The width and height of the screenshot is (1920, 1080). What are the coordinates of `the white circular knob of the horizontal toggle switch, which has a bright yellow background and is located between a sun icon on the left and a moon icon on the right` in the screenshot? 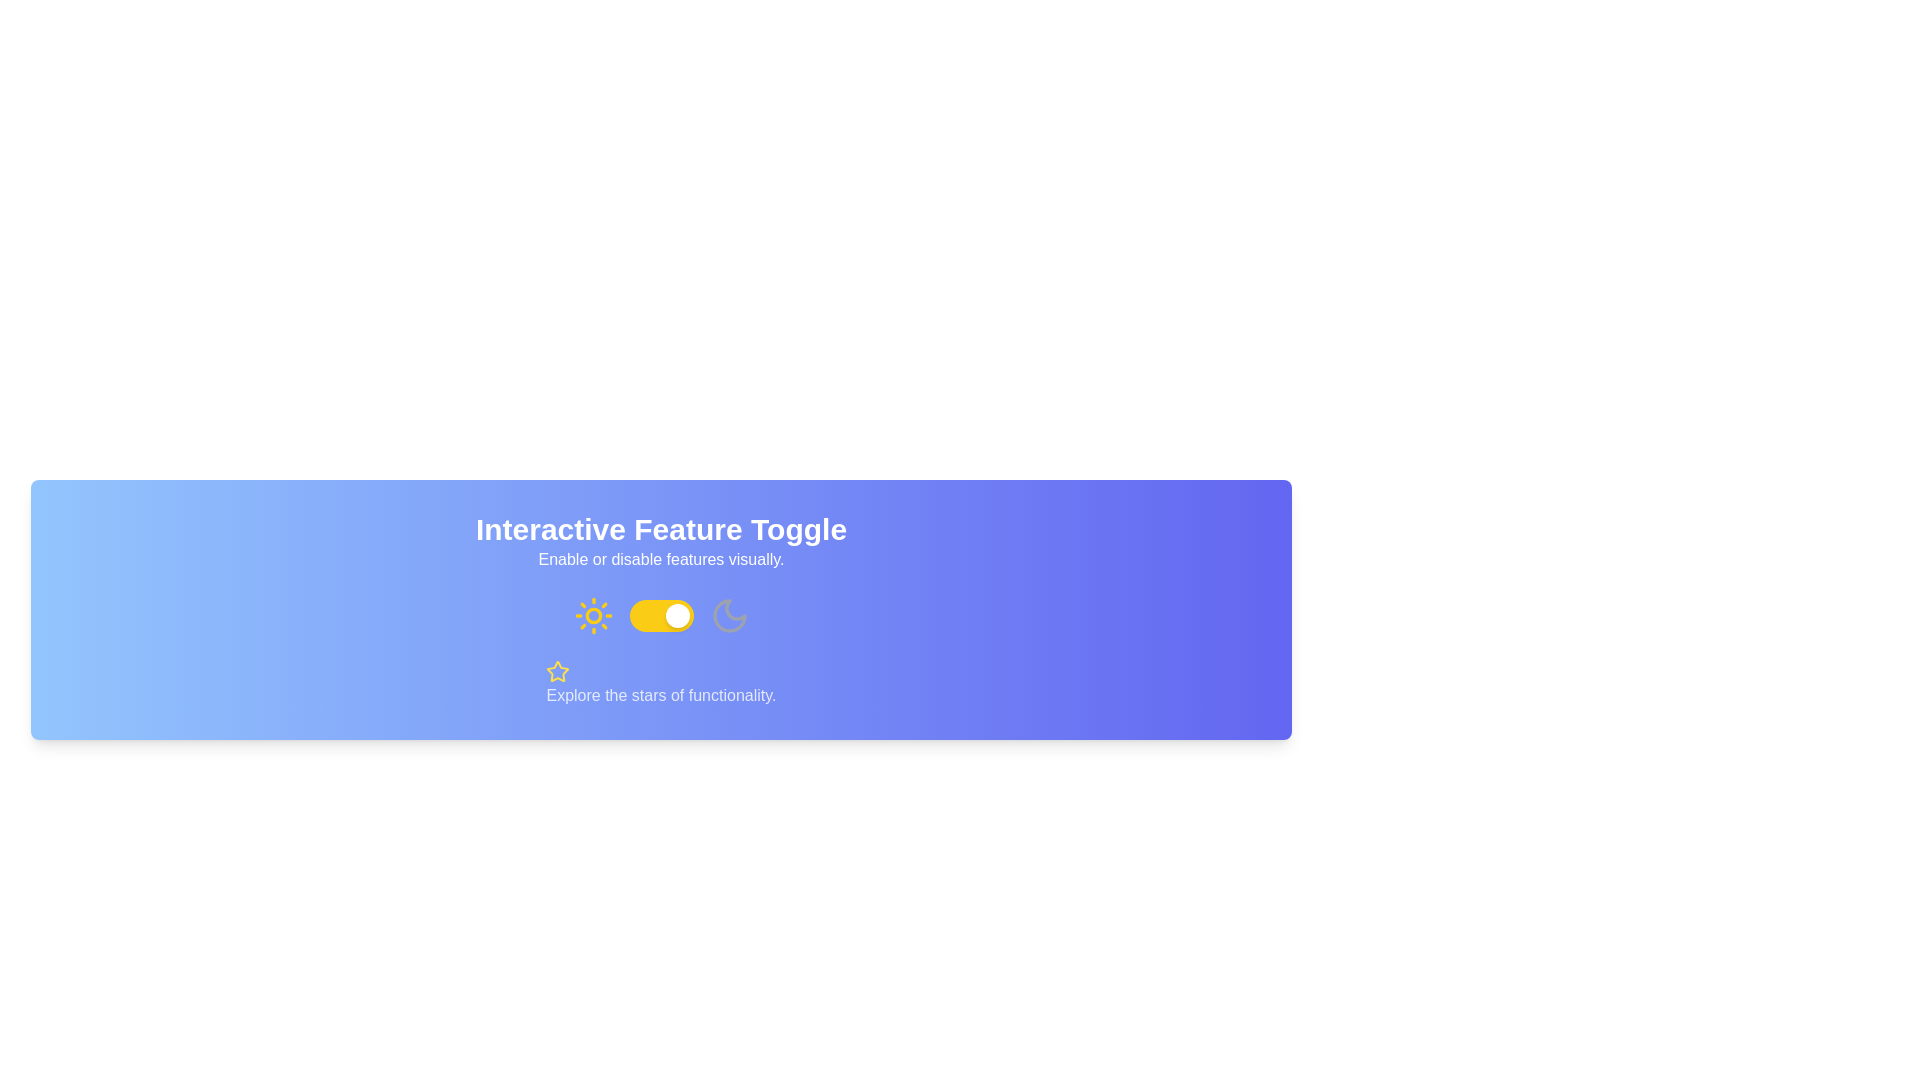 It's located at (661, 615).